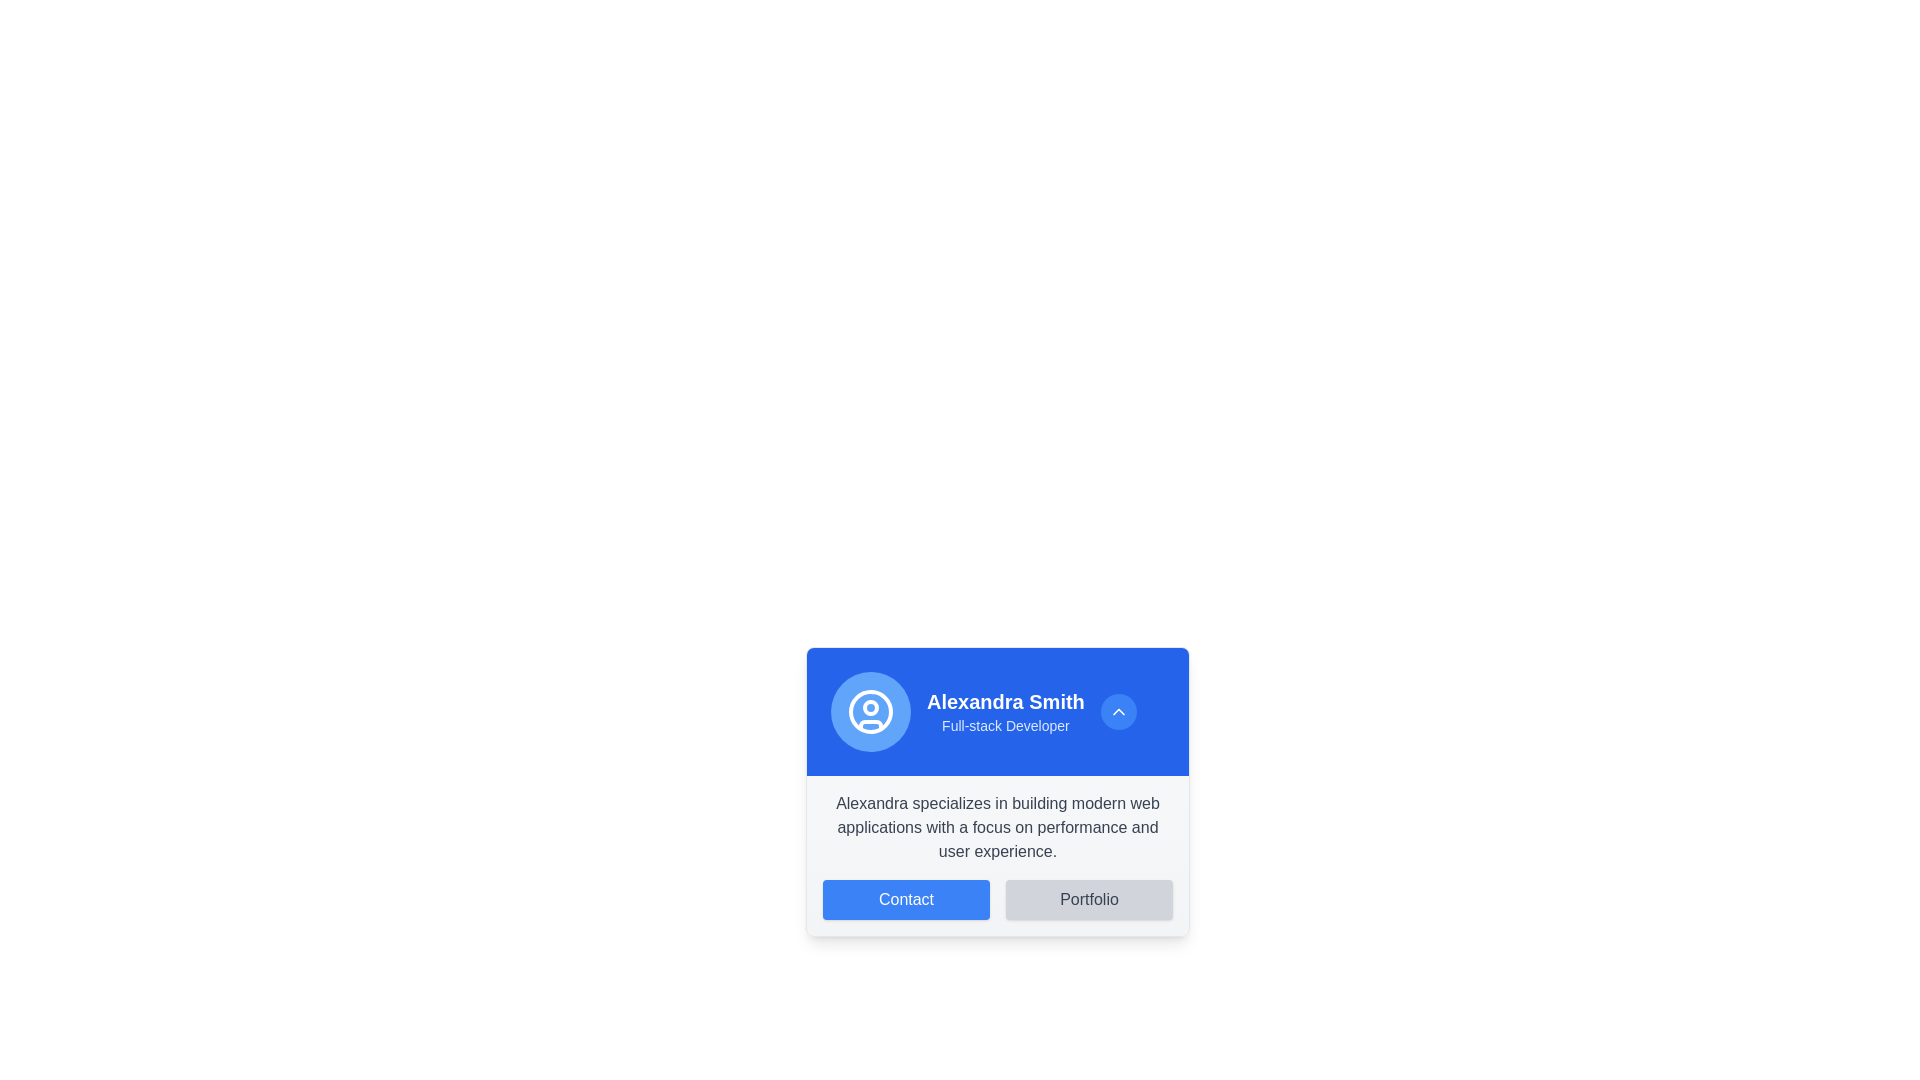 This screenshot has width=1920, height=1080. Describe the element at coordinates (905, 898) in the screenshot. I see `the 'Contact' button, which is a rectangular button with a blue background and white text, located at the bottom-left corner of a card-like section` at that location.